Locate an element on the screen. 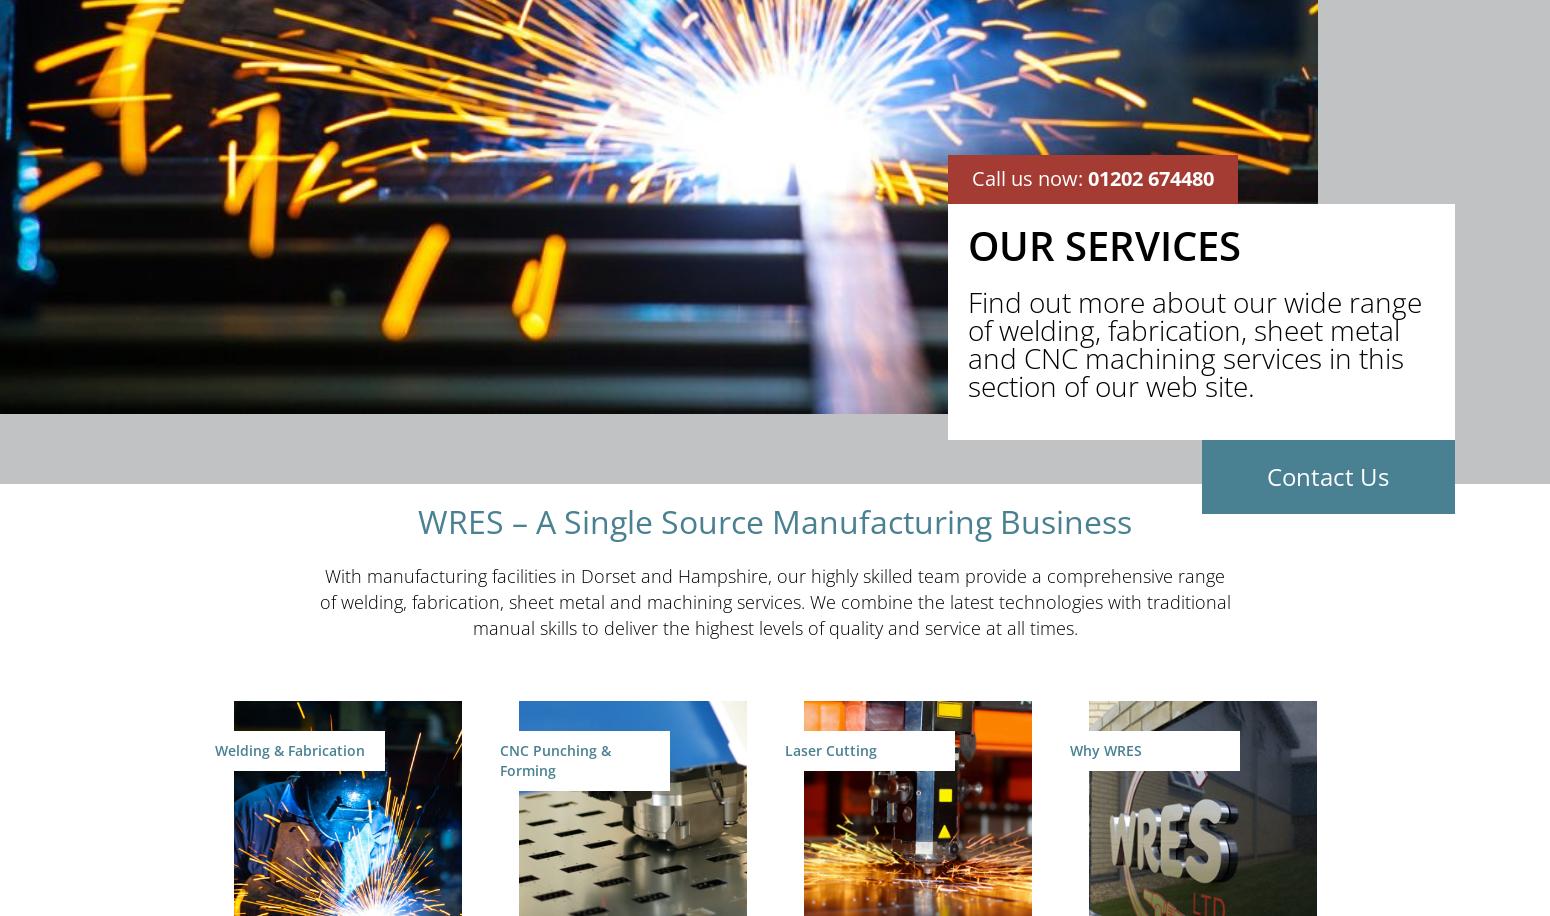 The image size is (1550, 916). '01202 674480' is located at coordinates (1150, 177).